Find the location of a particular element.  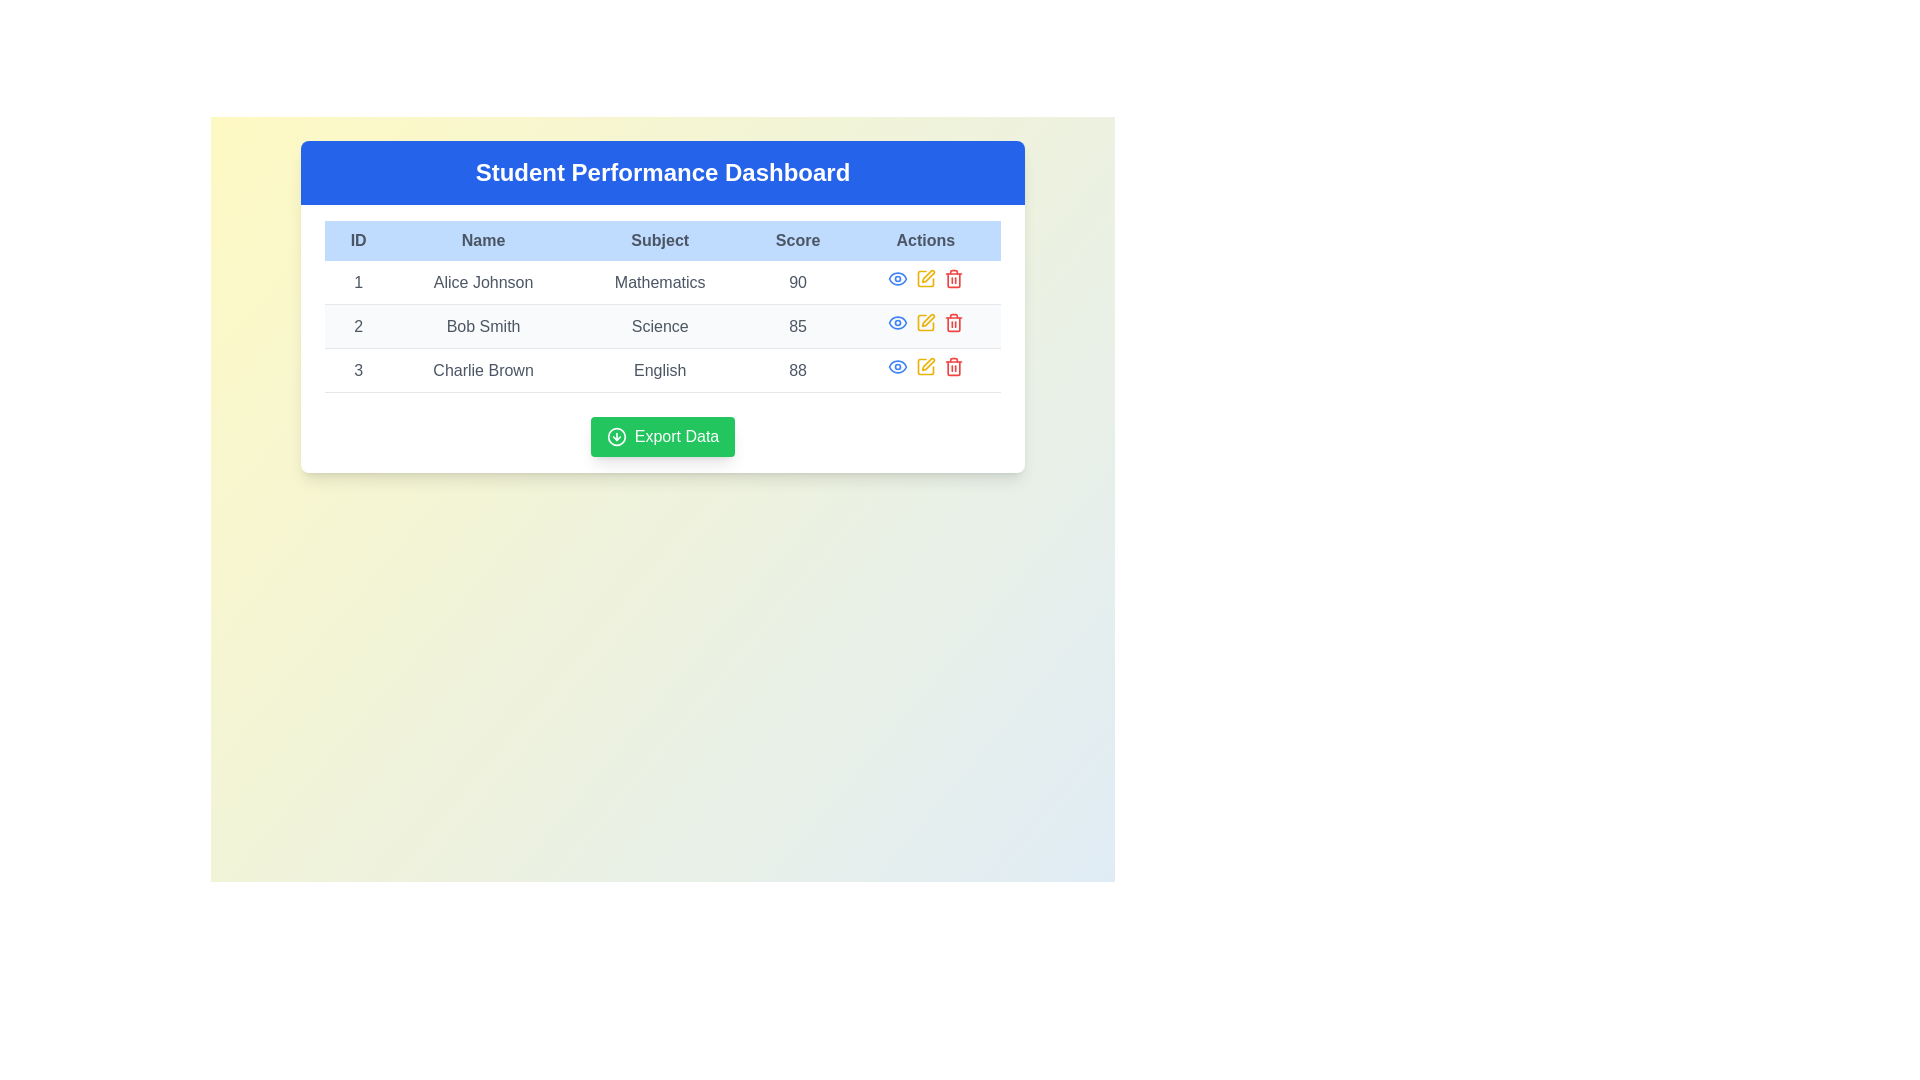

the text value of the Text cell in the first column under the 'ID' header, which contains the identifier 'Alice Johnson, Mathematics, 90' is located at coordinates (358, 282).